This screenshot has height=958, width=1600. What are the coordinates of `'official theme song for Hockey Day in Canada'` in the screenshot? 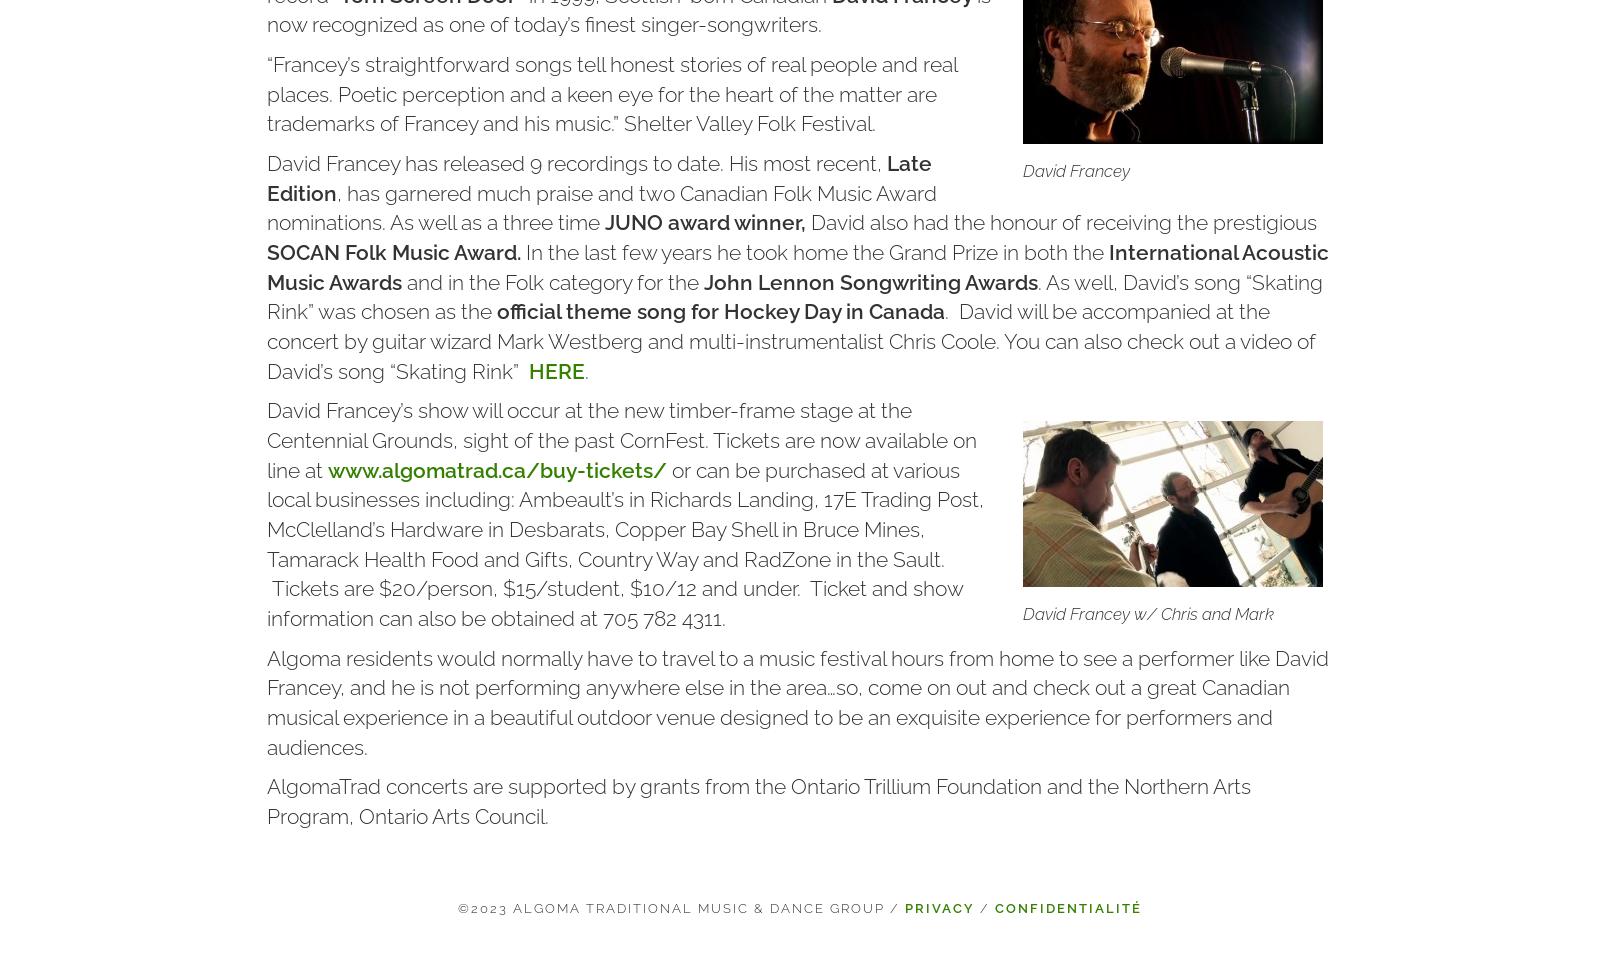 It's located at (720, 311).